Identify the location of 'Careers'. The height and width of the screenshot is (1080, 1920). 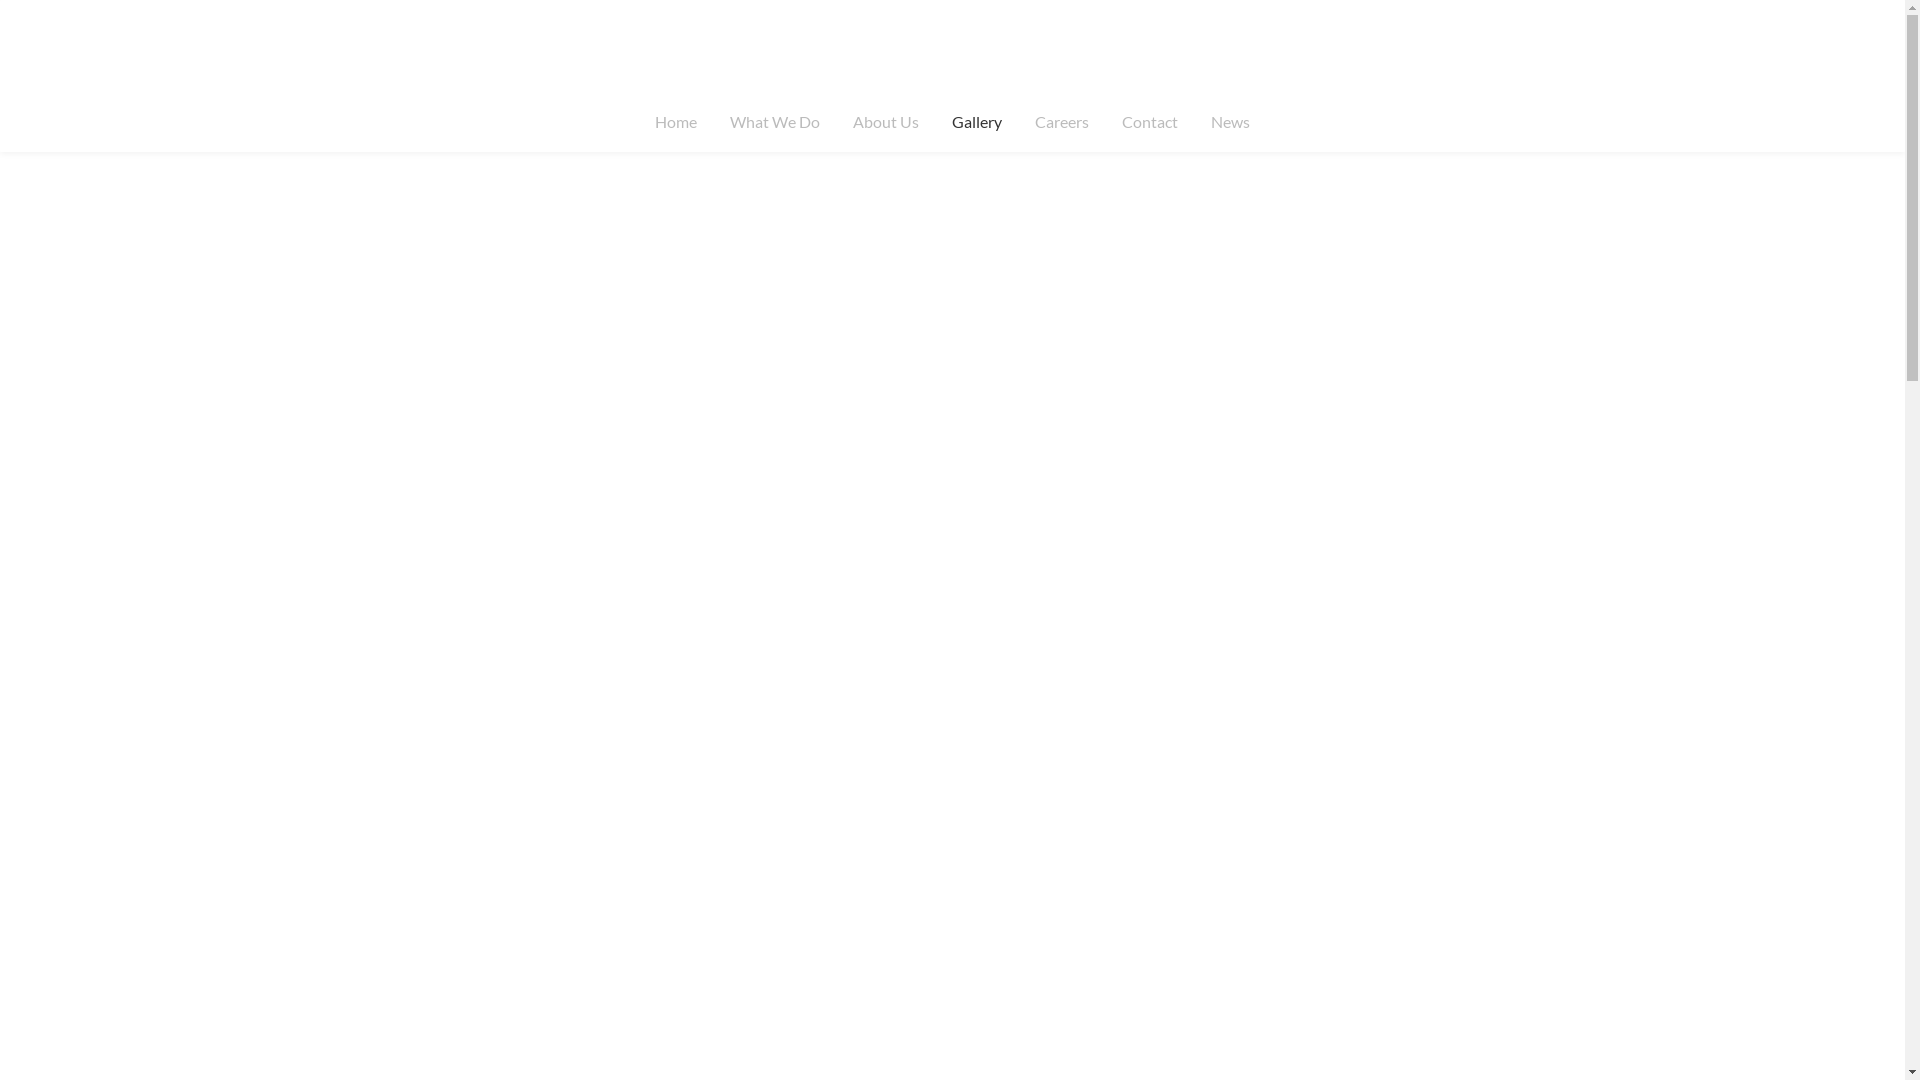
(1060, 122).